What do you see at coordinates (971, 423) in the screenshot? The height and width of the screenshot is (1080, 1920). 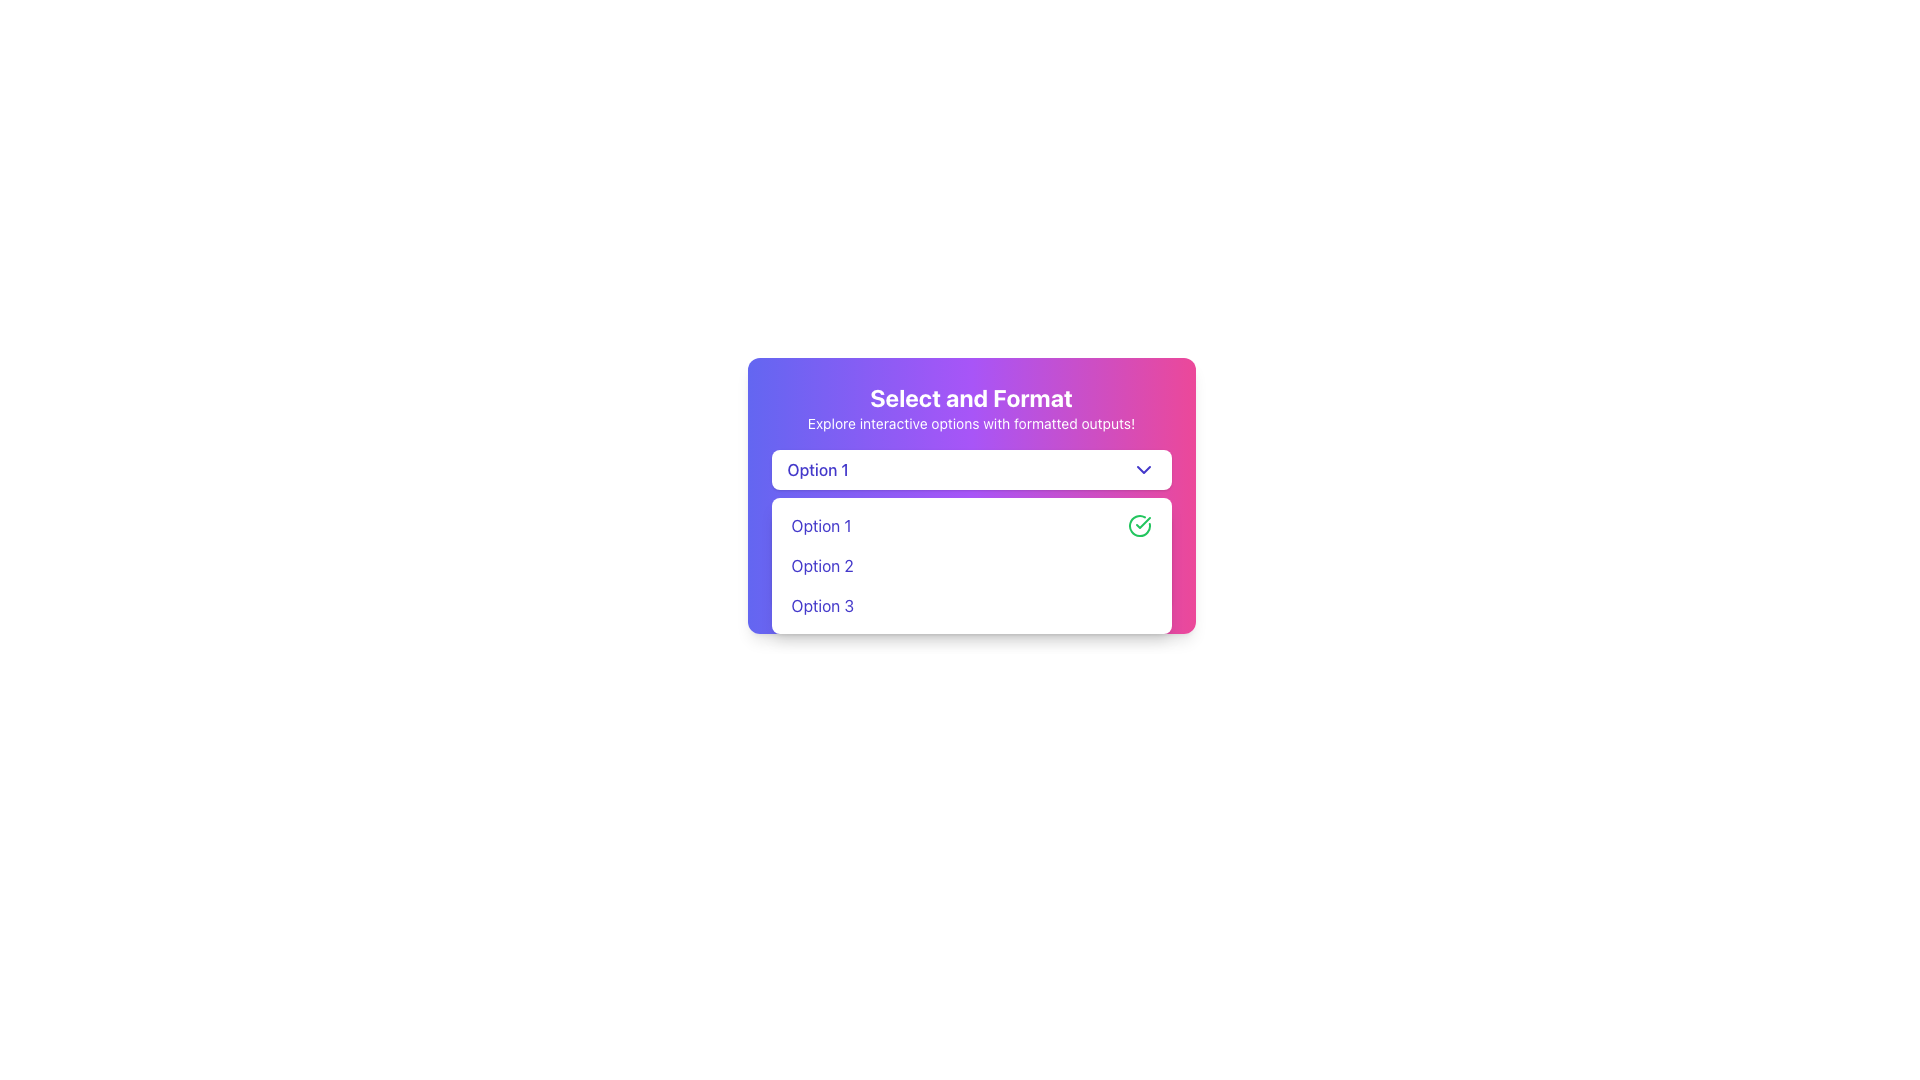 I see `the static text label that provides additional information below the header 'Select and Format'` at bounding box center [971, 423].